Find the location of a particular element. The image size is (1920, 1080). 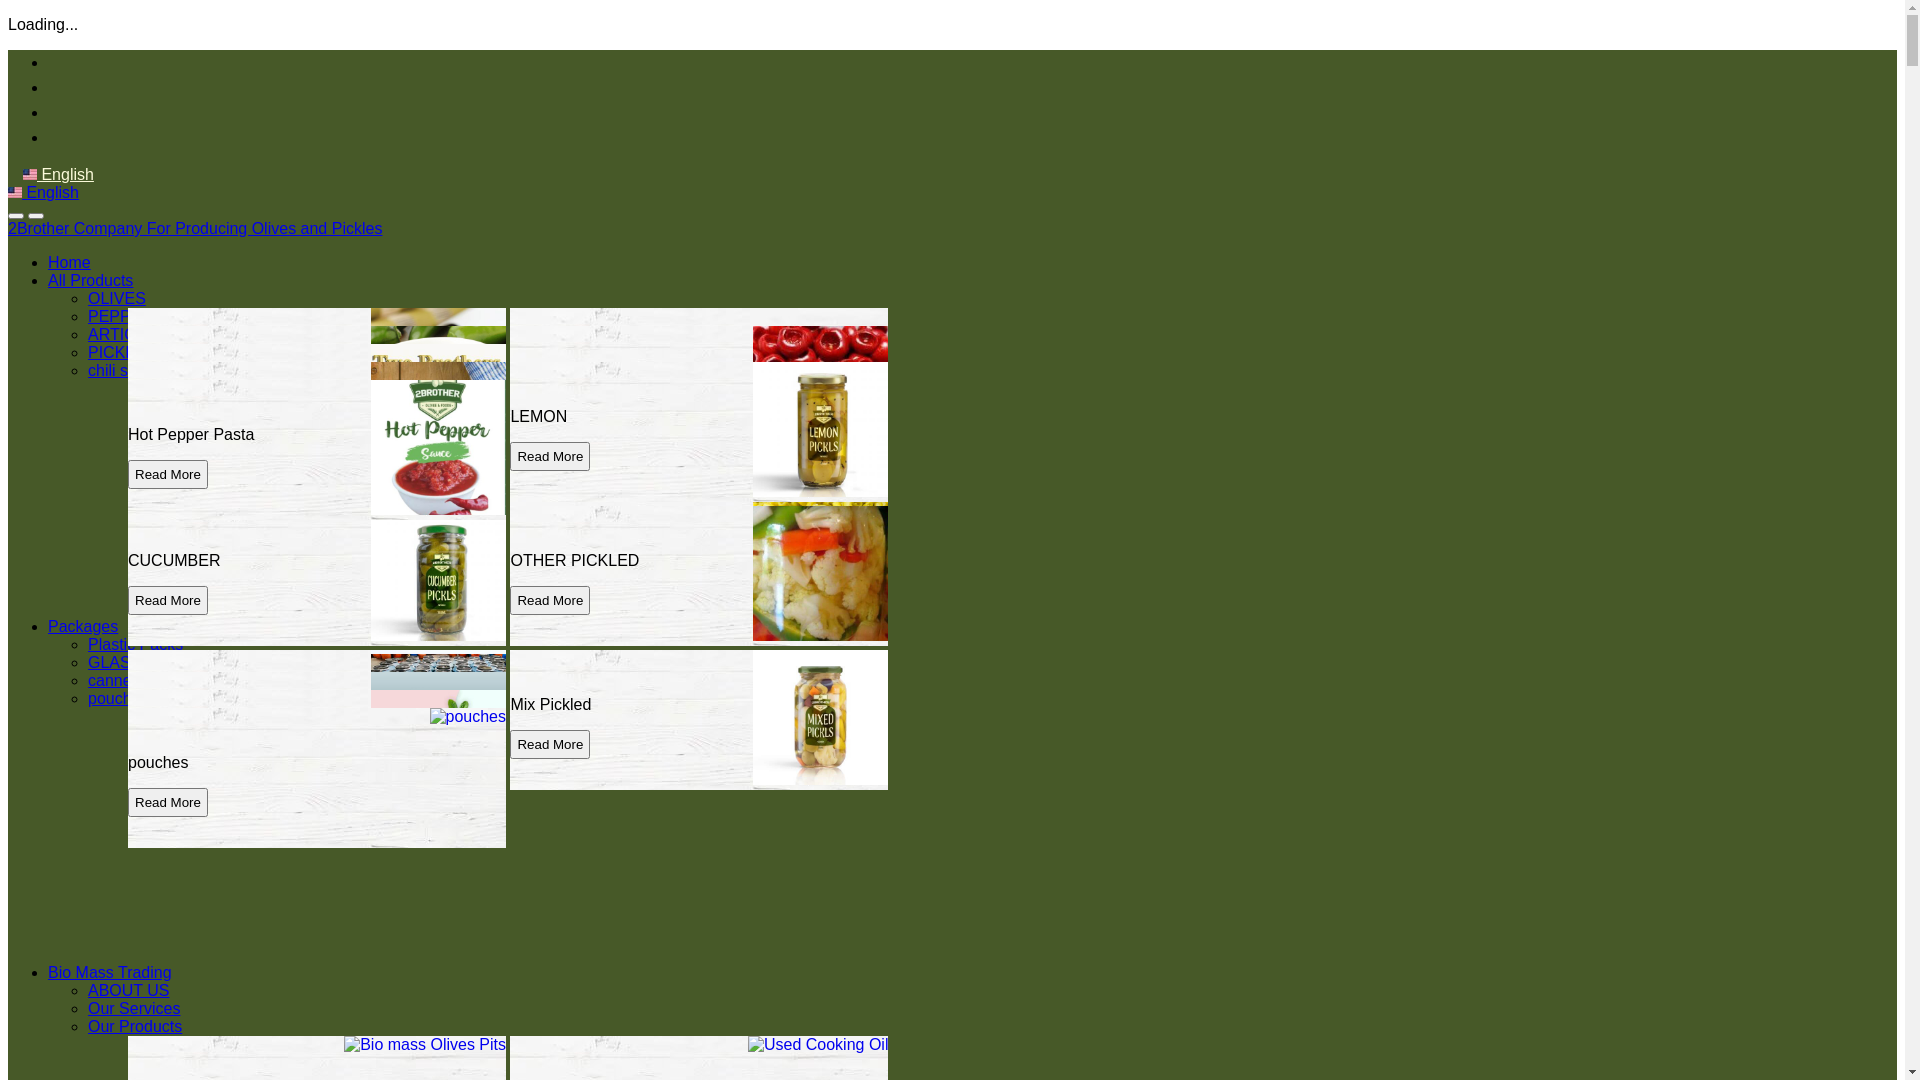

'All Products' is located at coordinates (89, 280).